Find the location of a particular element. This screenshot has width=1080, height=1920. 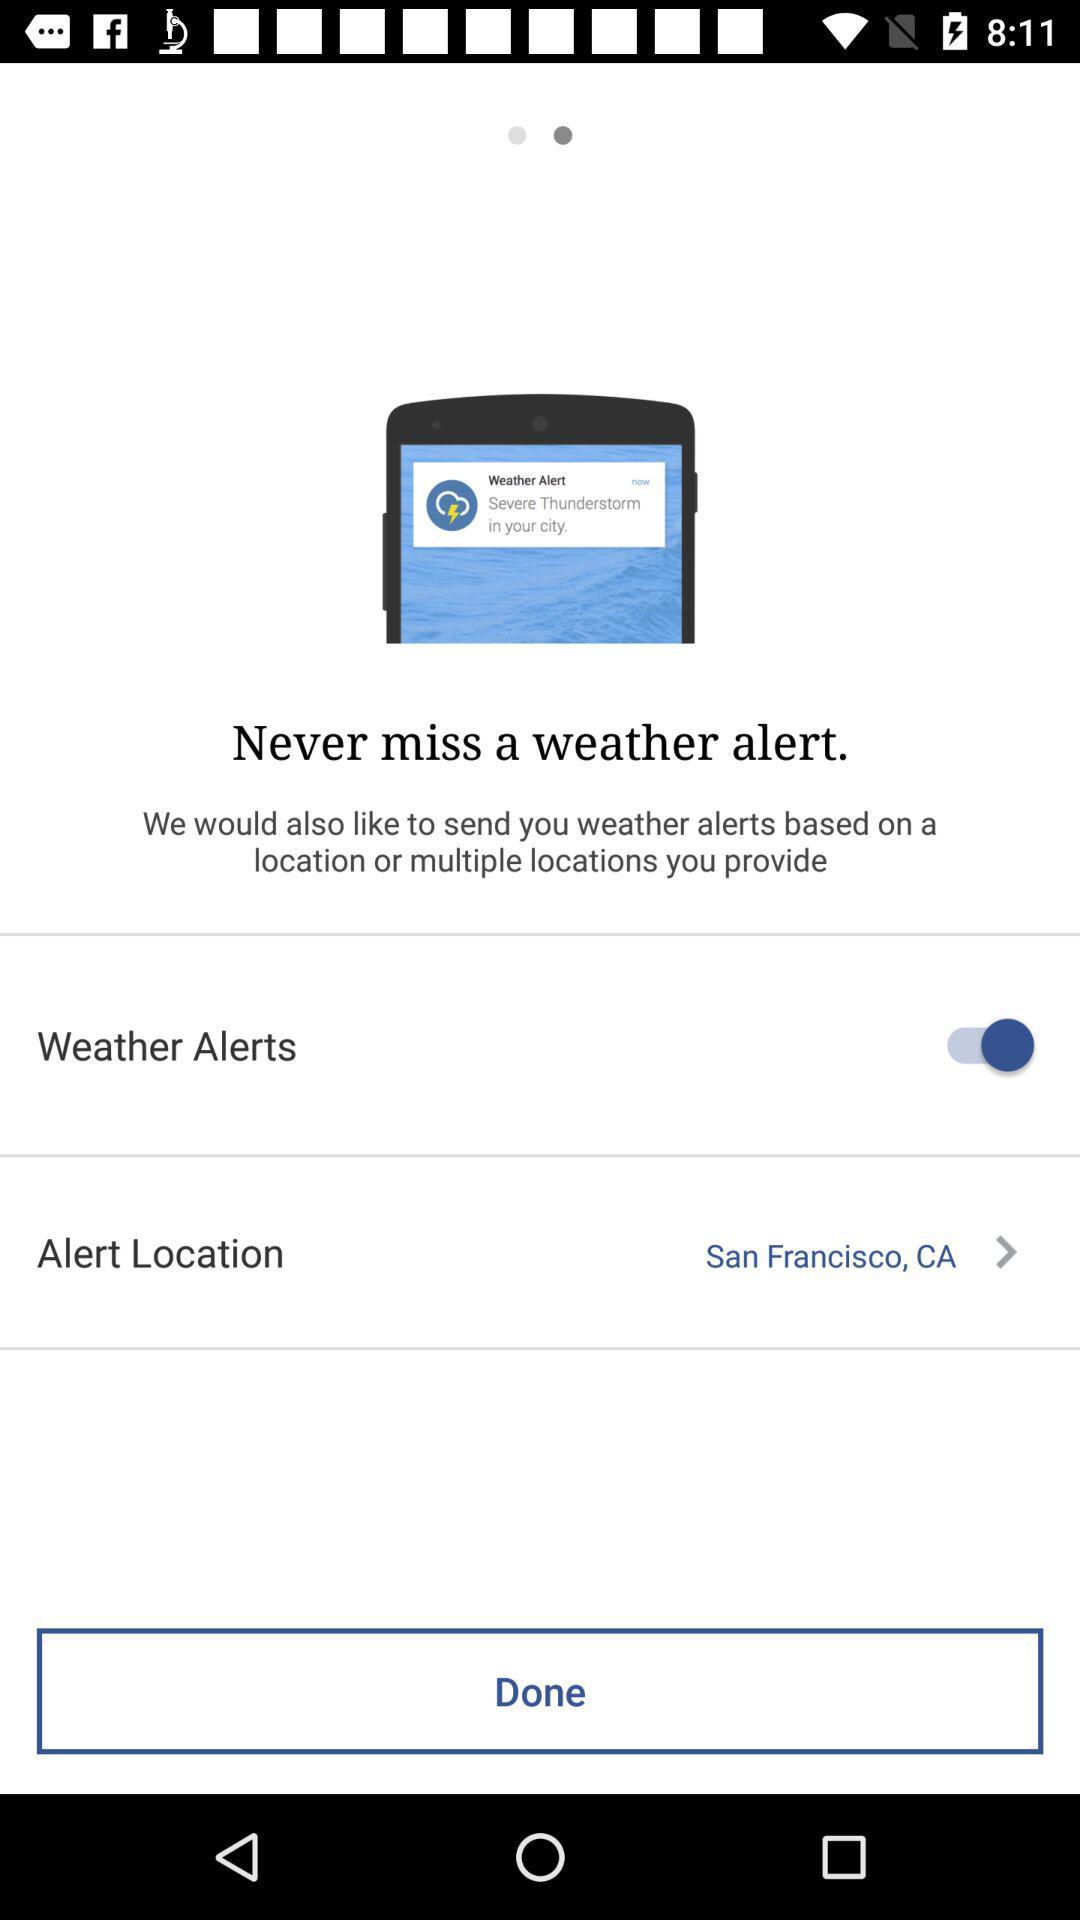

the icon to the right of the alert location icon is located at coordinates (860, 1254).